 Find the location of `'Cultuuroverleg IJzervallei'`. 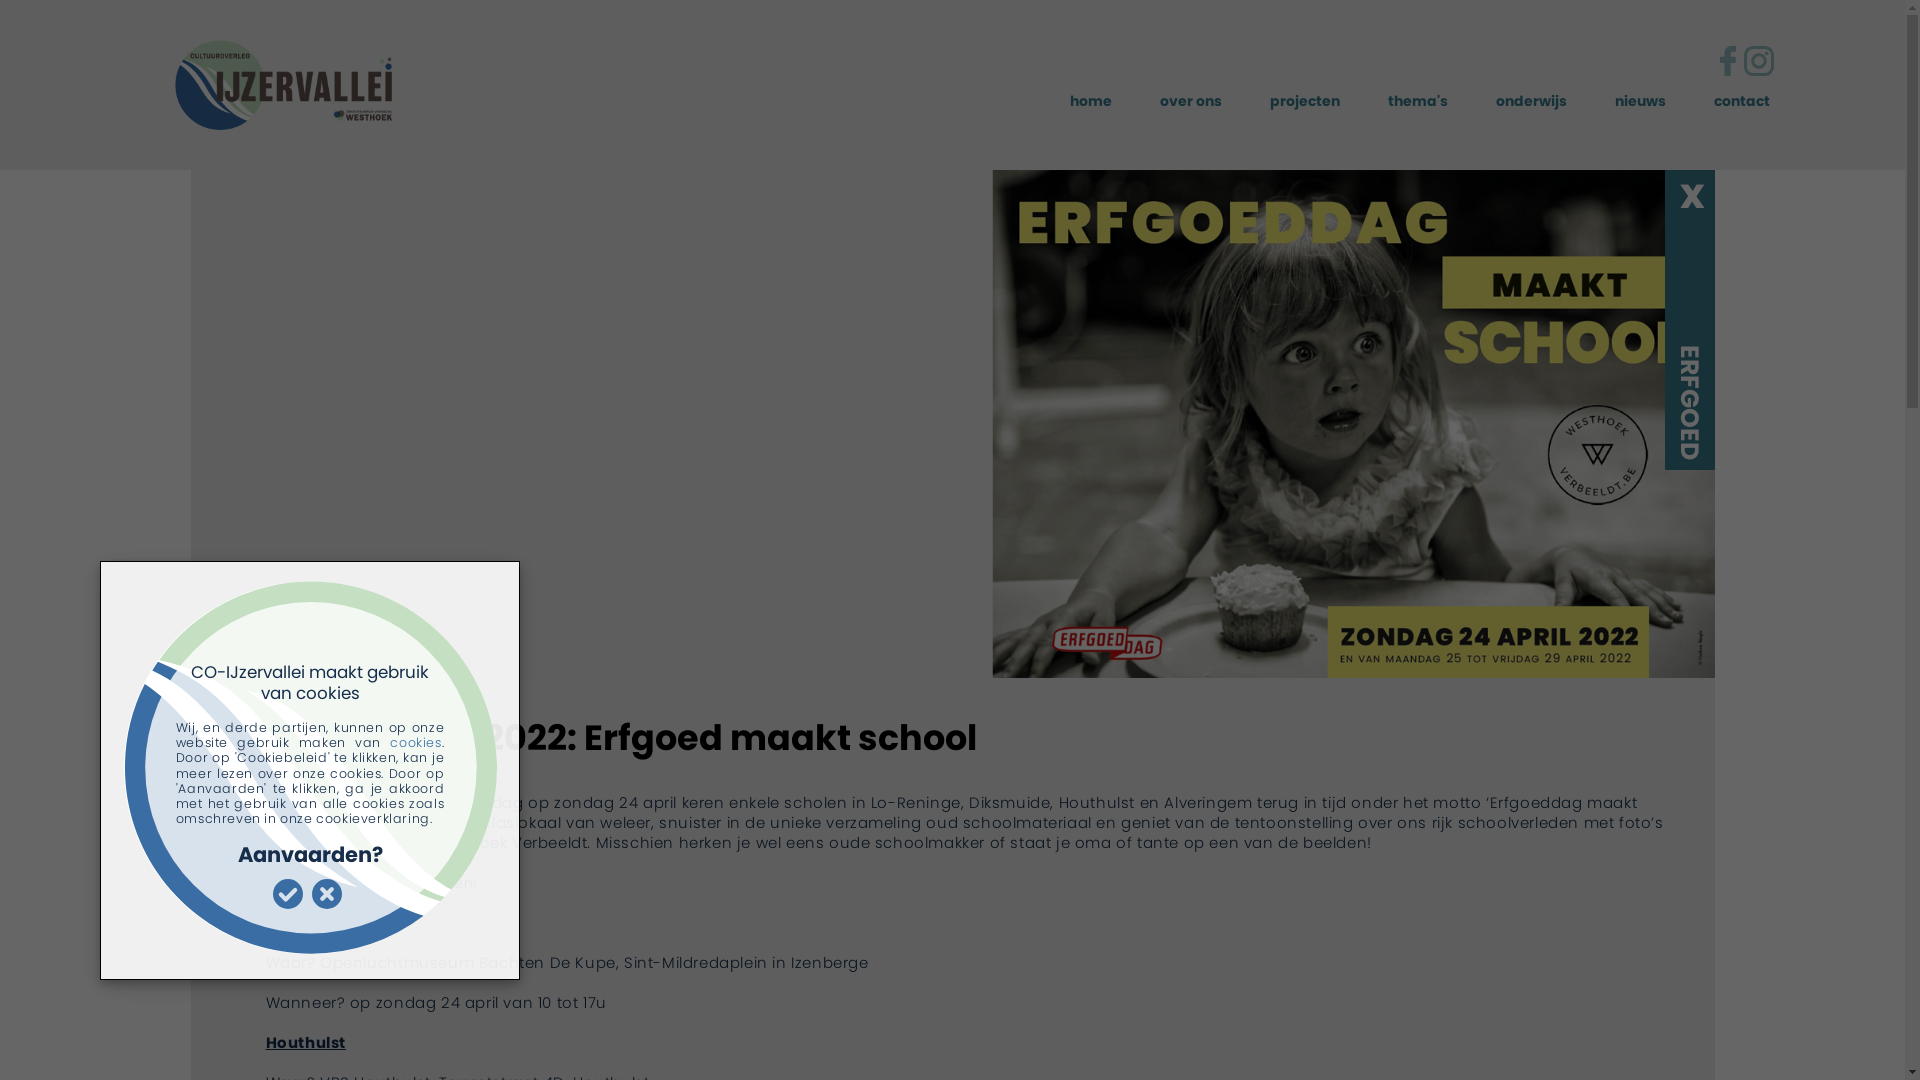

'Cultuuroverleg IJzervallei' is located at coordinates (203, 86).